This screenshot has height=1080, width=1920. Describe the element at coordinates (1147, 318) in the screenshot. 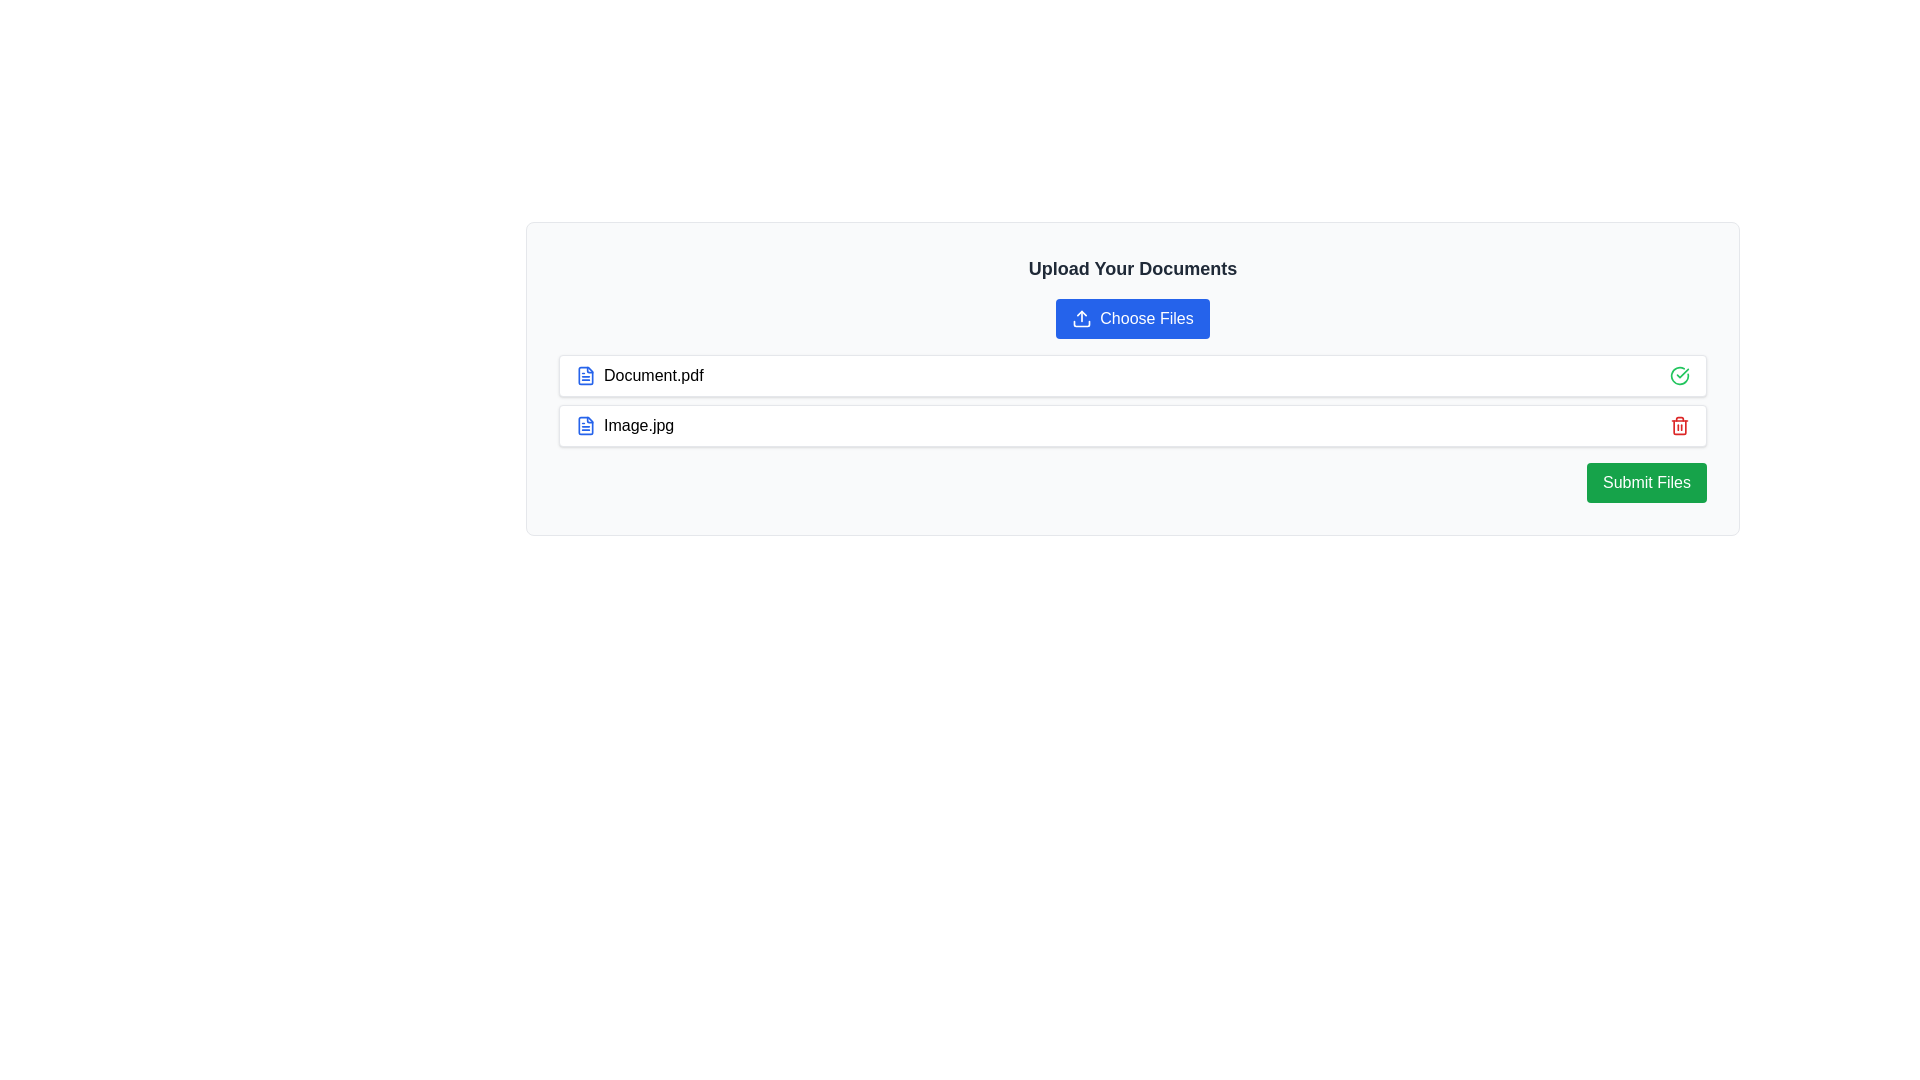

I see `the 'Choose Files' button, which is a text label styled with white text on a blue background, positioned below the heading 'Upload Your Documents'` at that location.